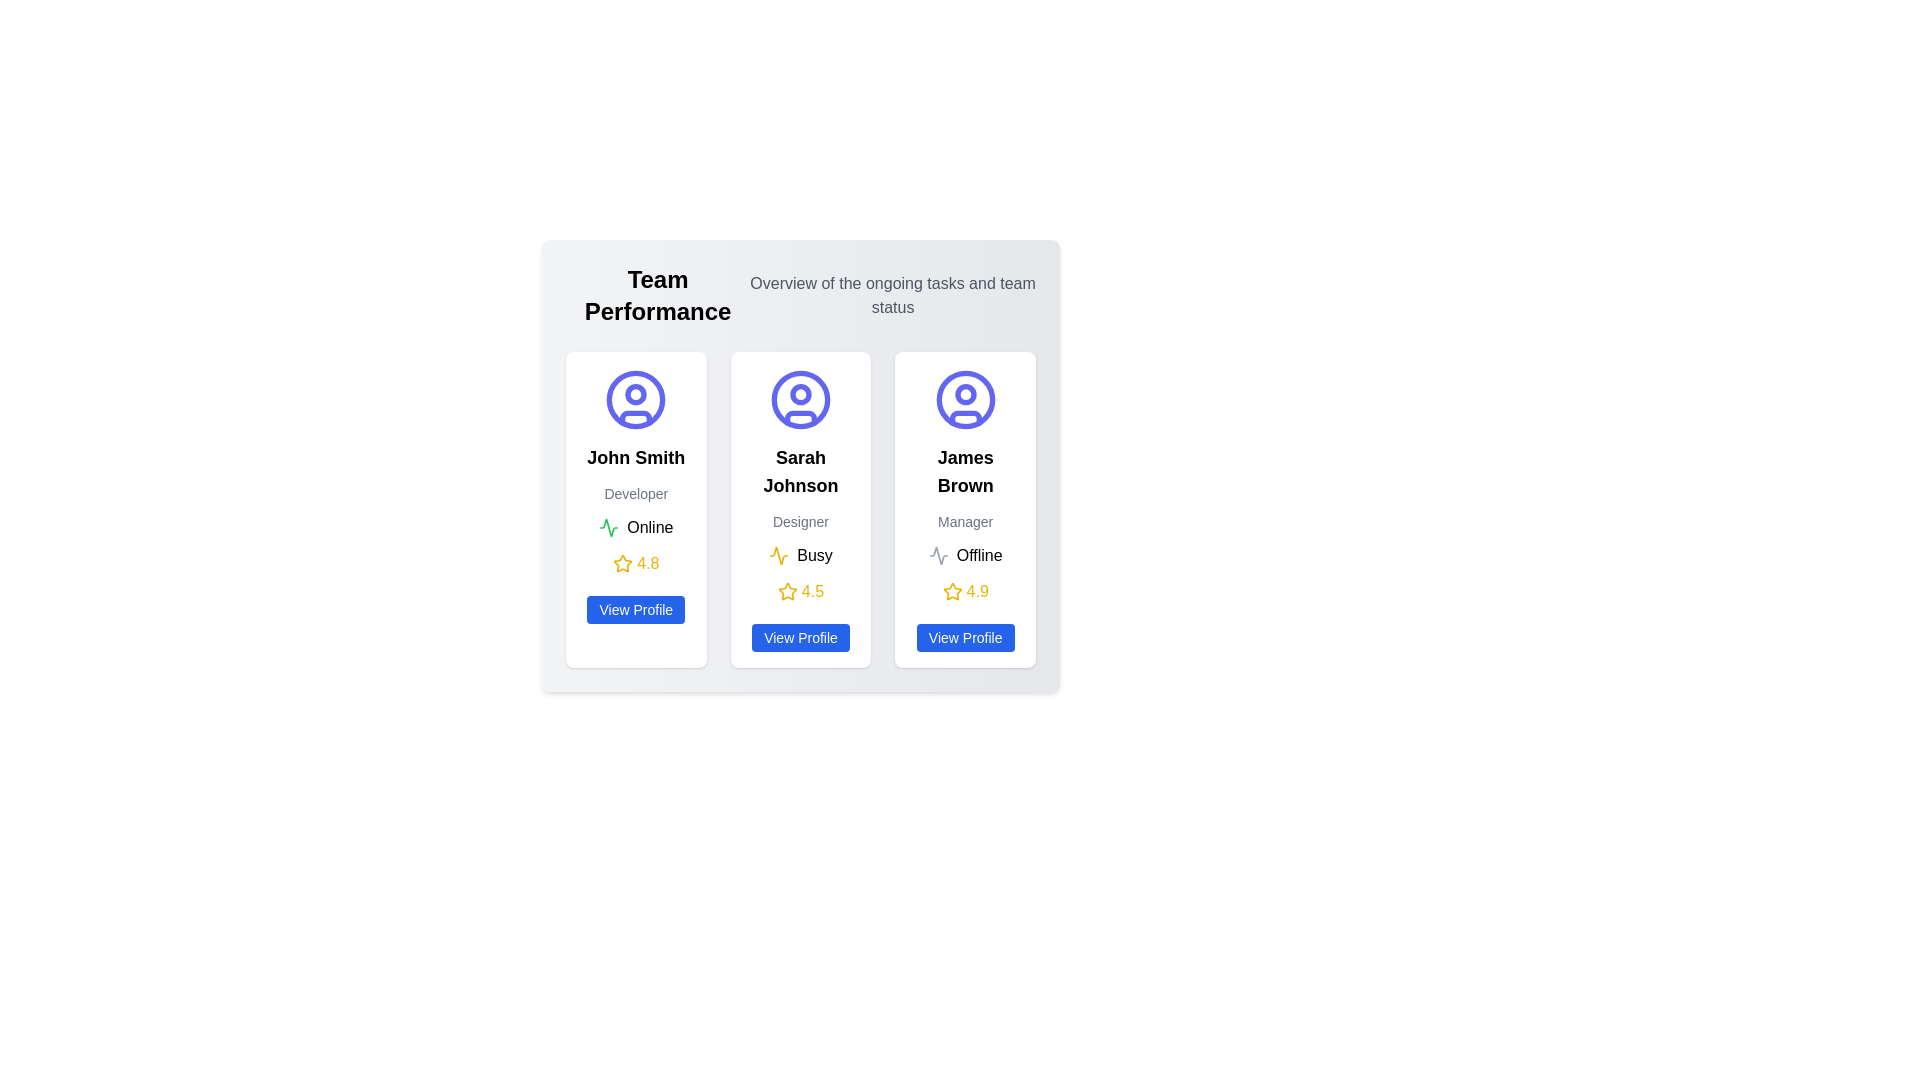 This screenshot has height=1080, width=1920. Describe the element at coordinates (801, 296) in the screenshot. I see `the Header element that provides a summary and context for the content displayed below, which is located at the top of the main card component` at that location.